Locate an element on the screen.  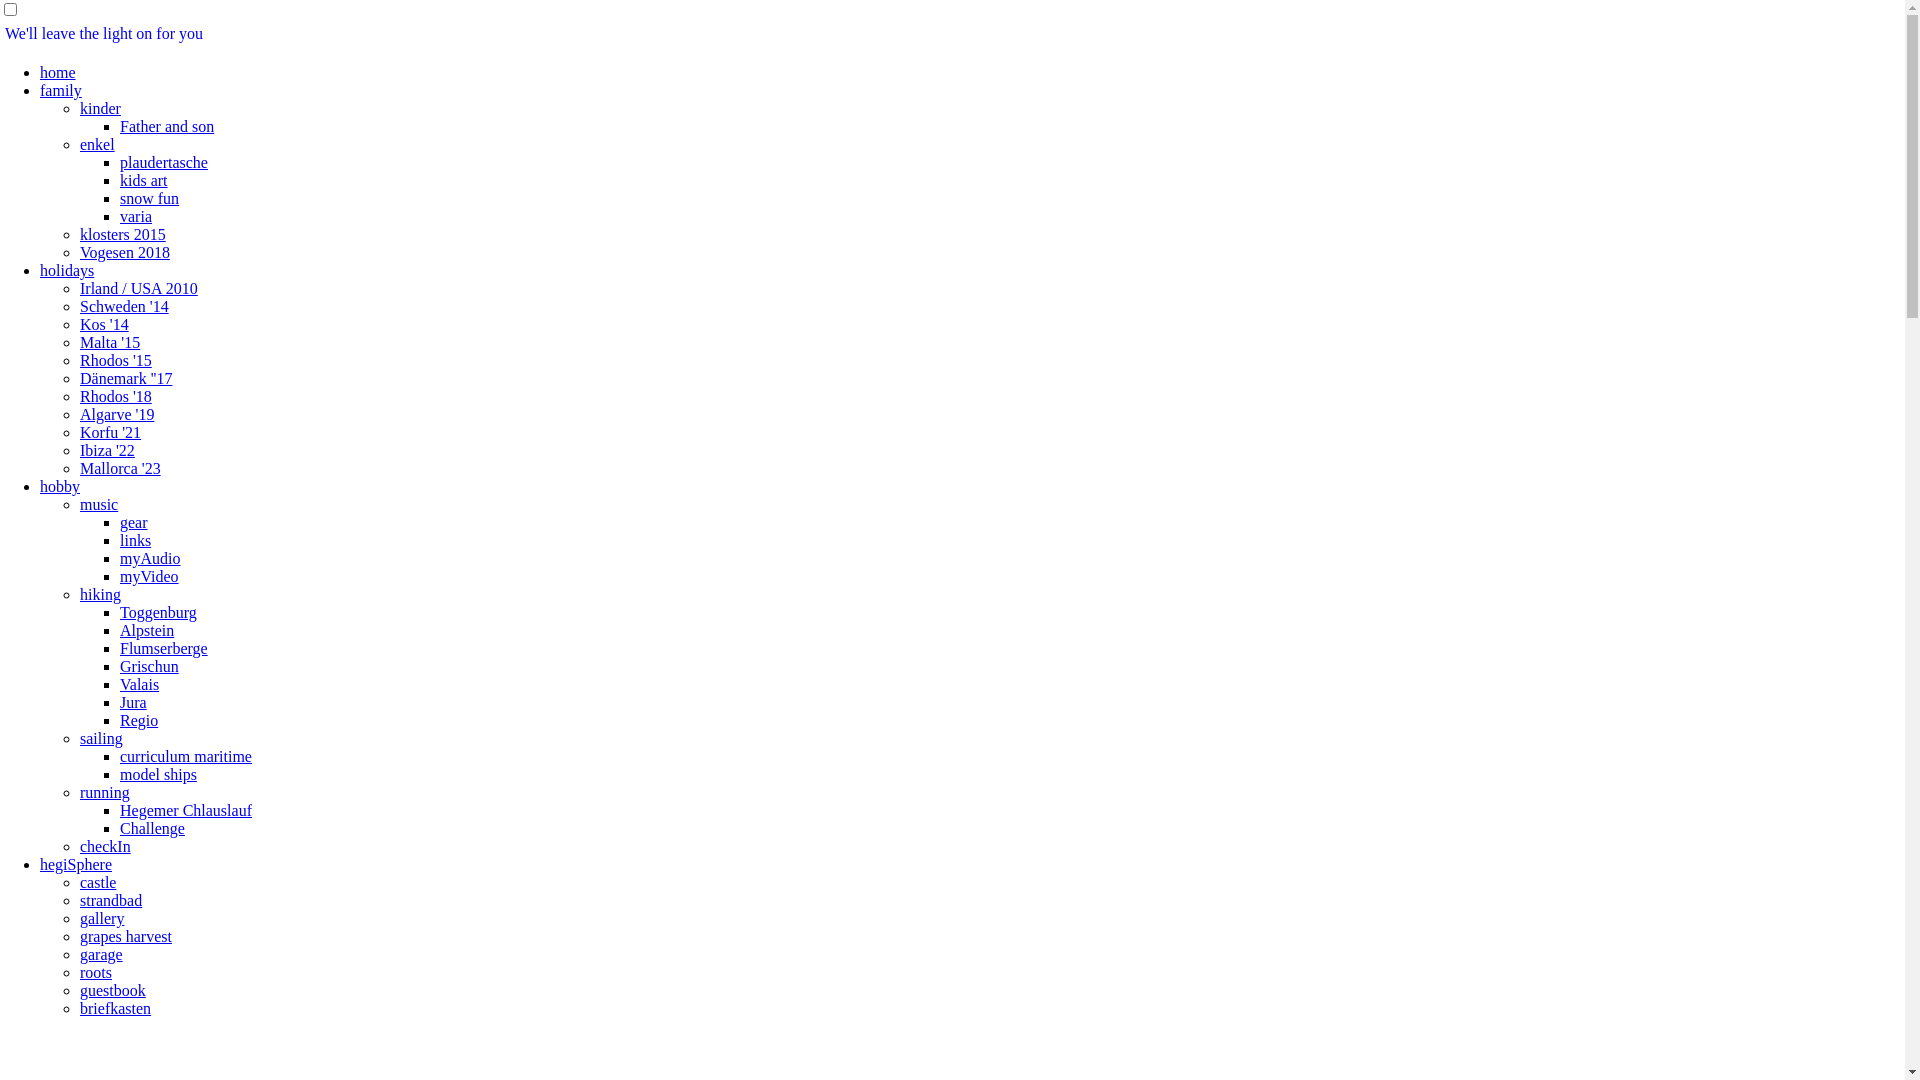
'Jura' is located at coordinates (119, 701).